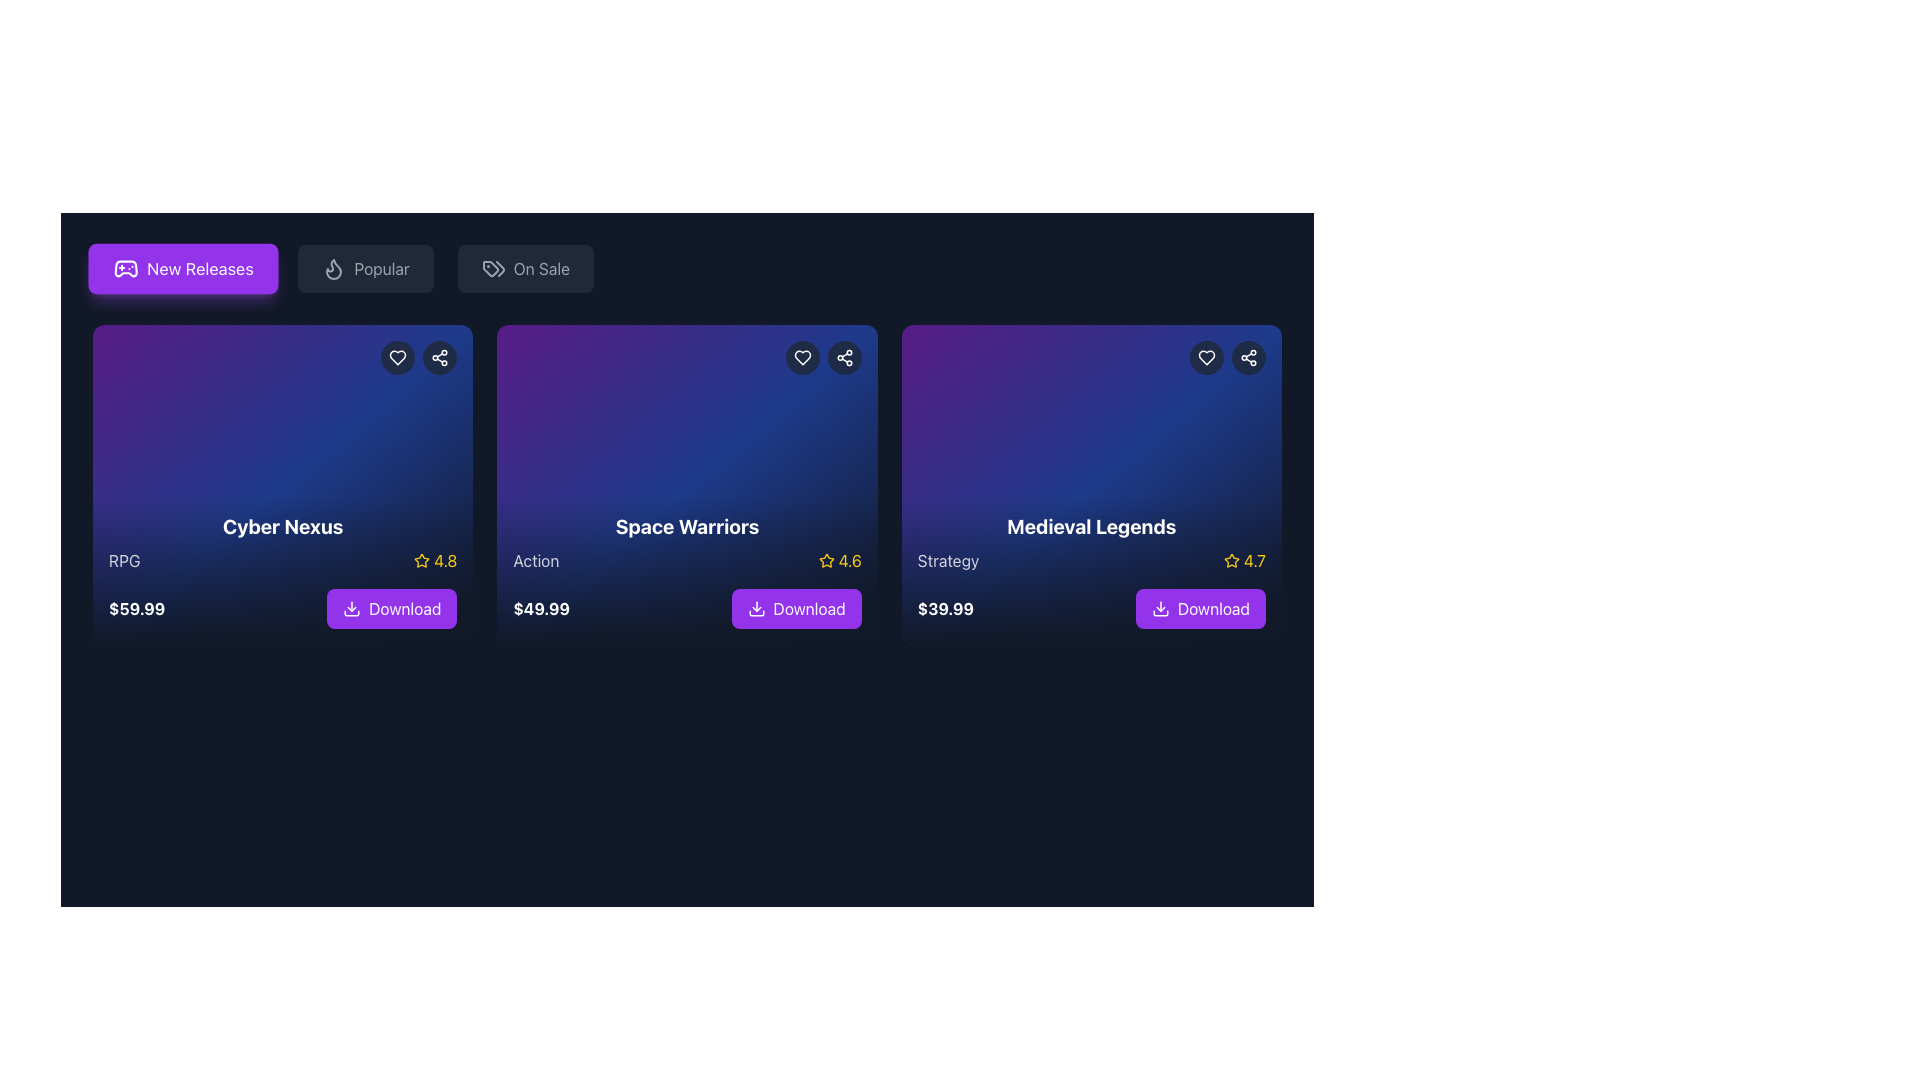 Image resolution: width=1920 pixels, height=1080 pixels. What do you see at coordinates (136, 608) in the screenshot?
I see `the price indicator text label located in the leftmost card titled 'Cyber Nexus' under the 'New Releases' section, positioned above the purple 'Download' button` at bounding box center [136, 608].